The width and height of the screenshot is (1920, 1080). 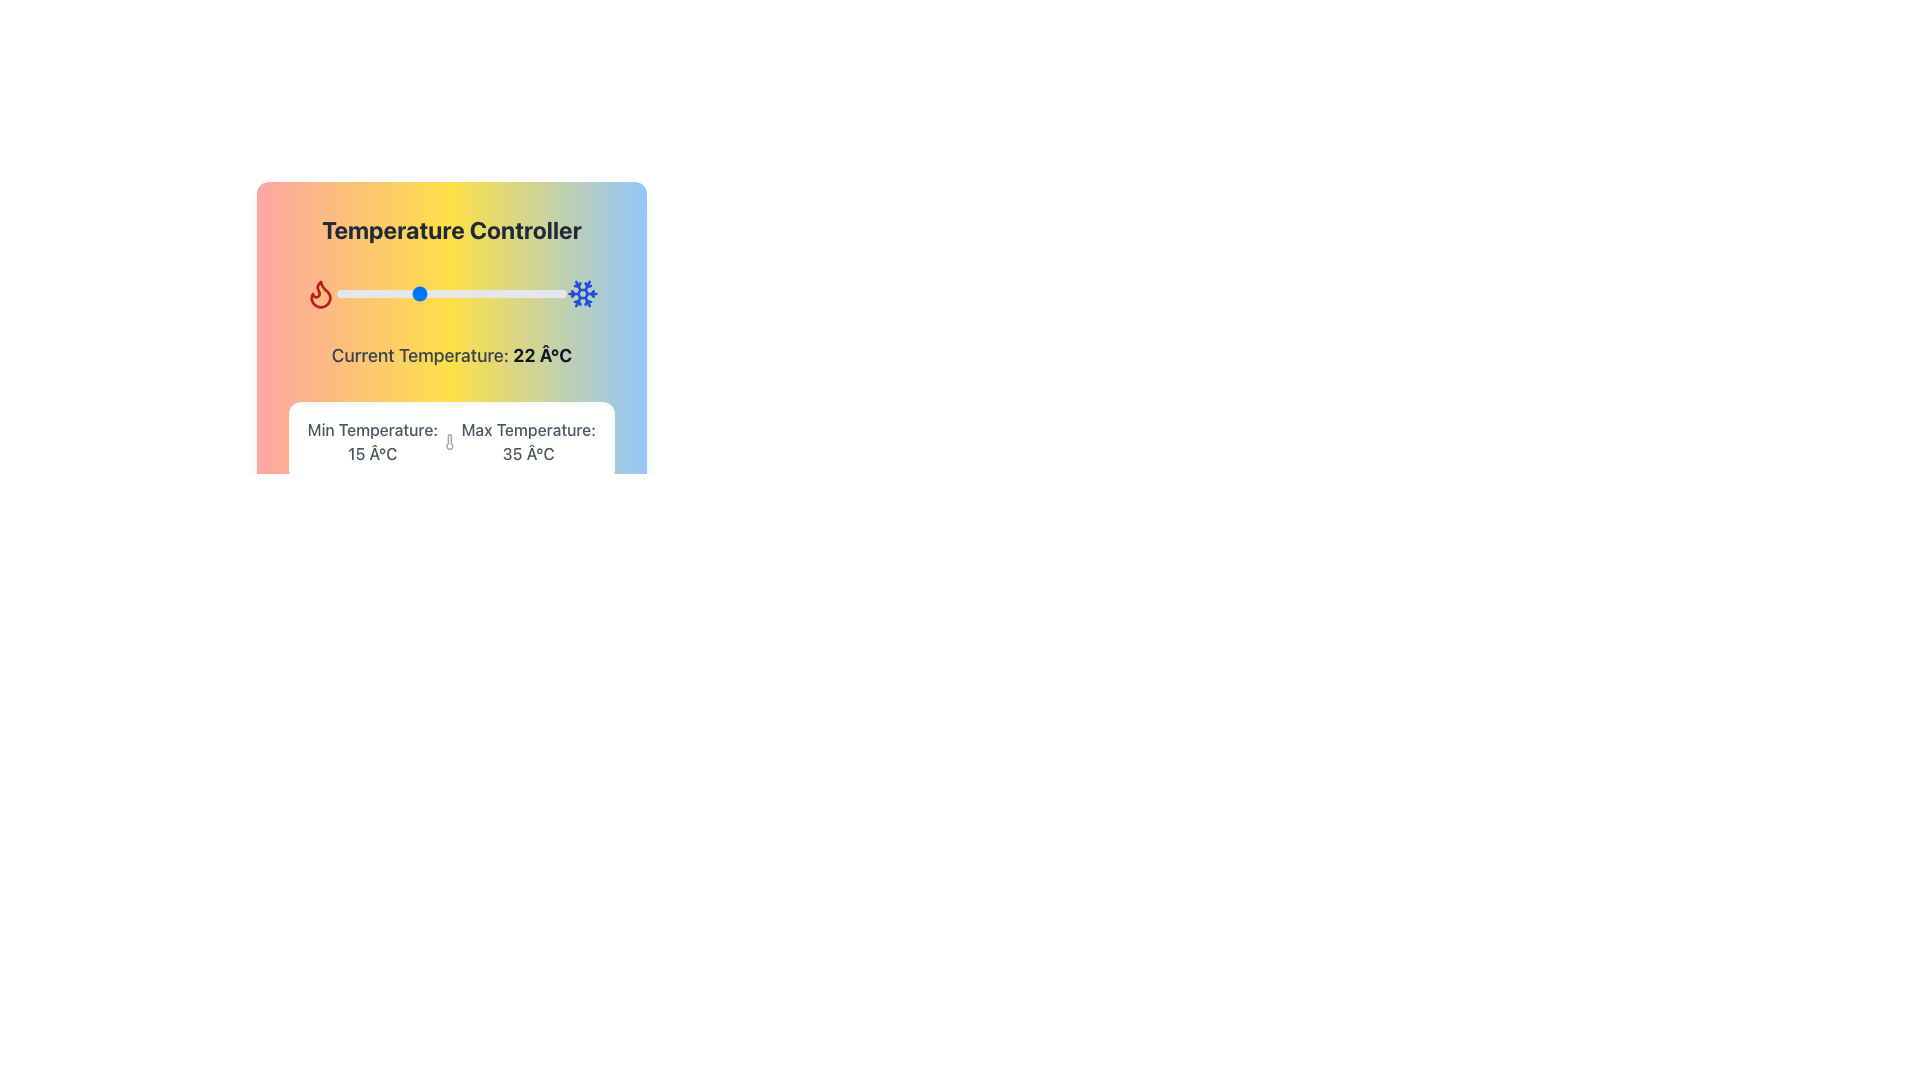 What do you see at coordinates (486, 293) in the screenshot?
I see `temperature` at bounding box center [486, 293].